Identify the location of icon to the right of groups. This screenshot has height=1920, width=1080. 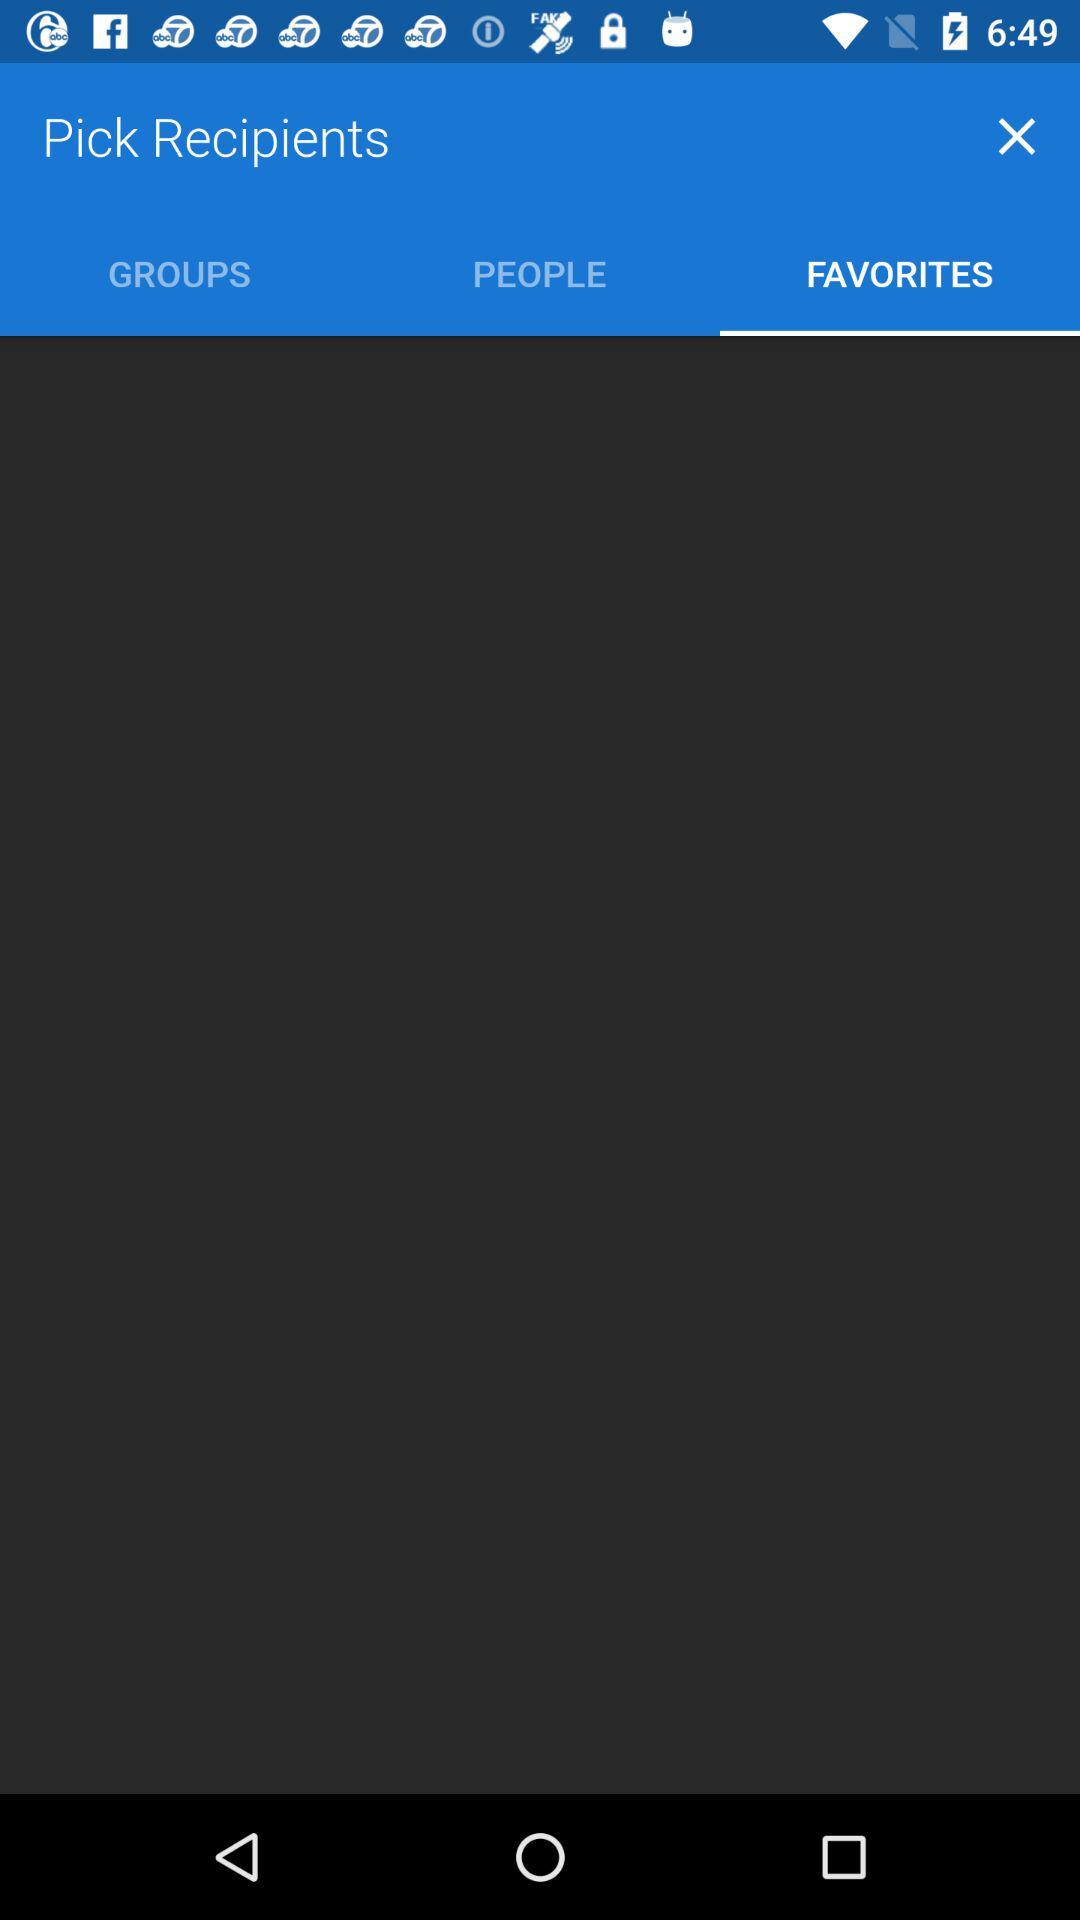
(538, 272).